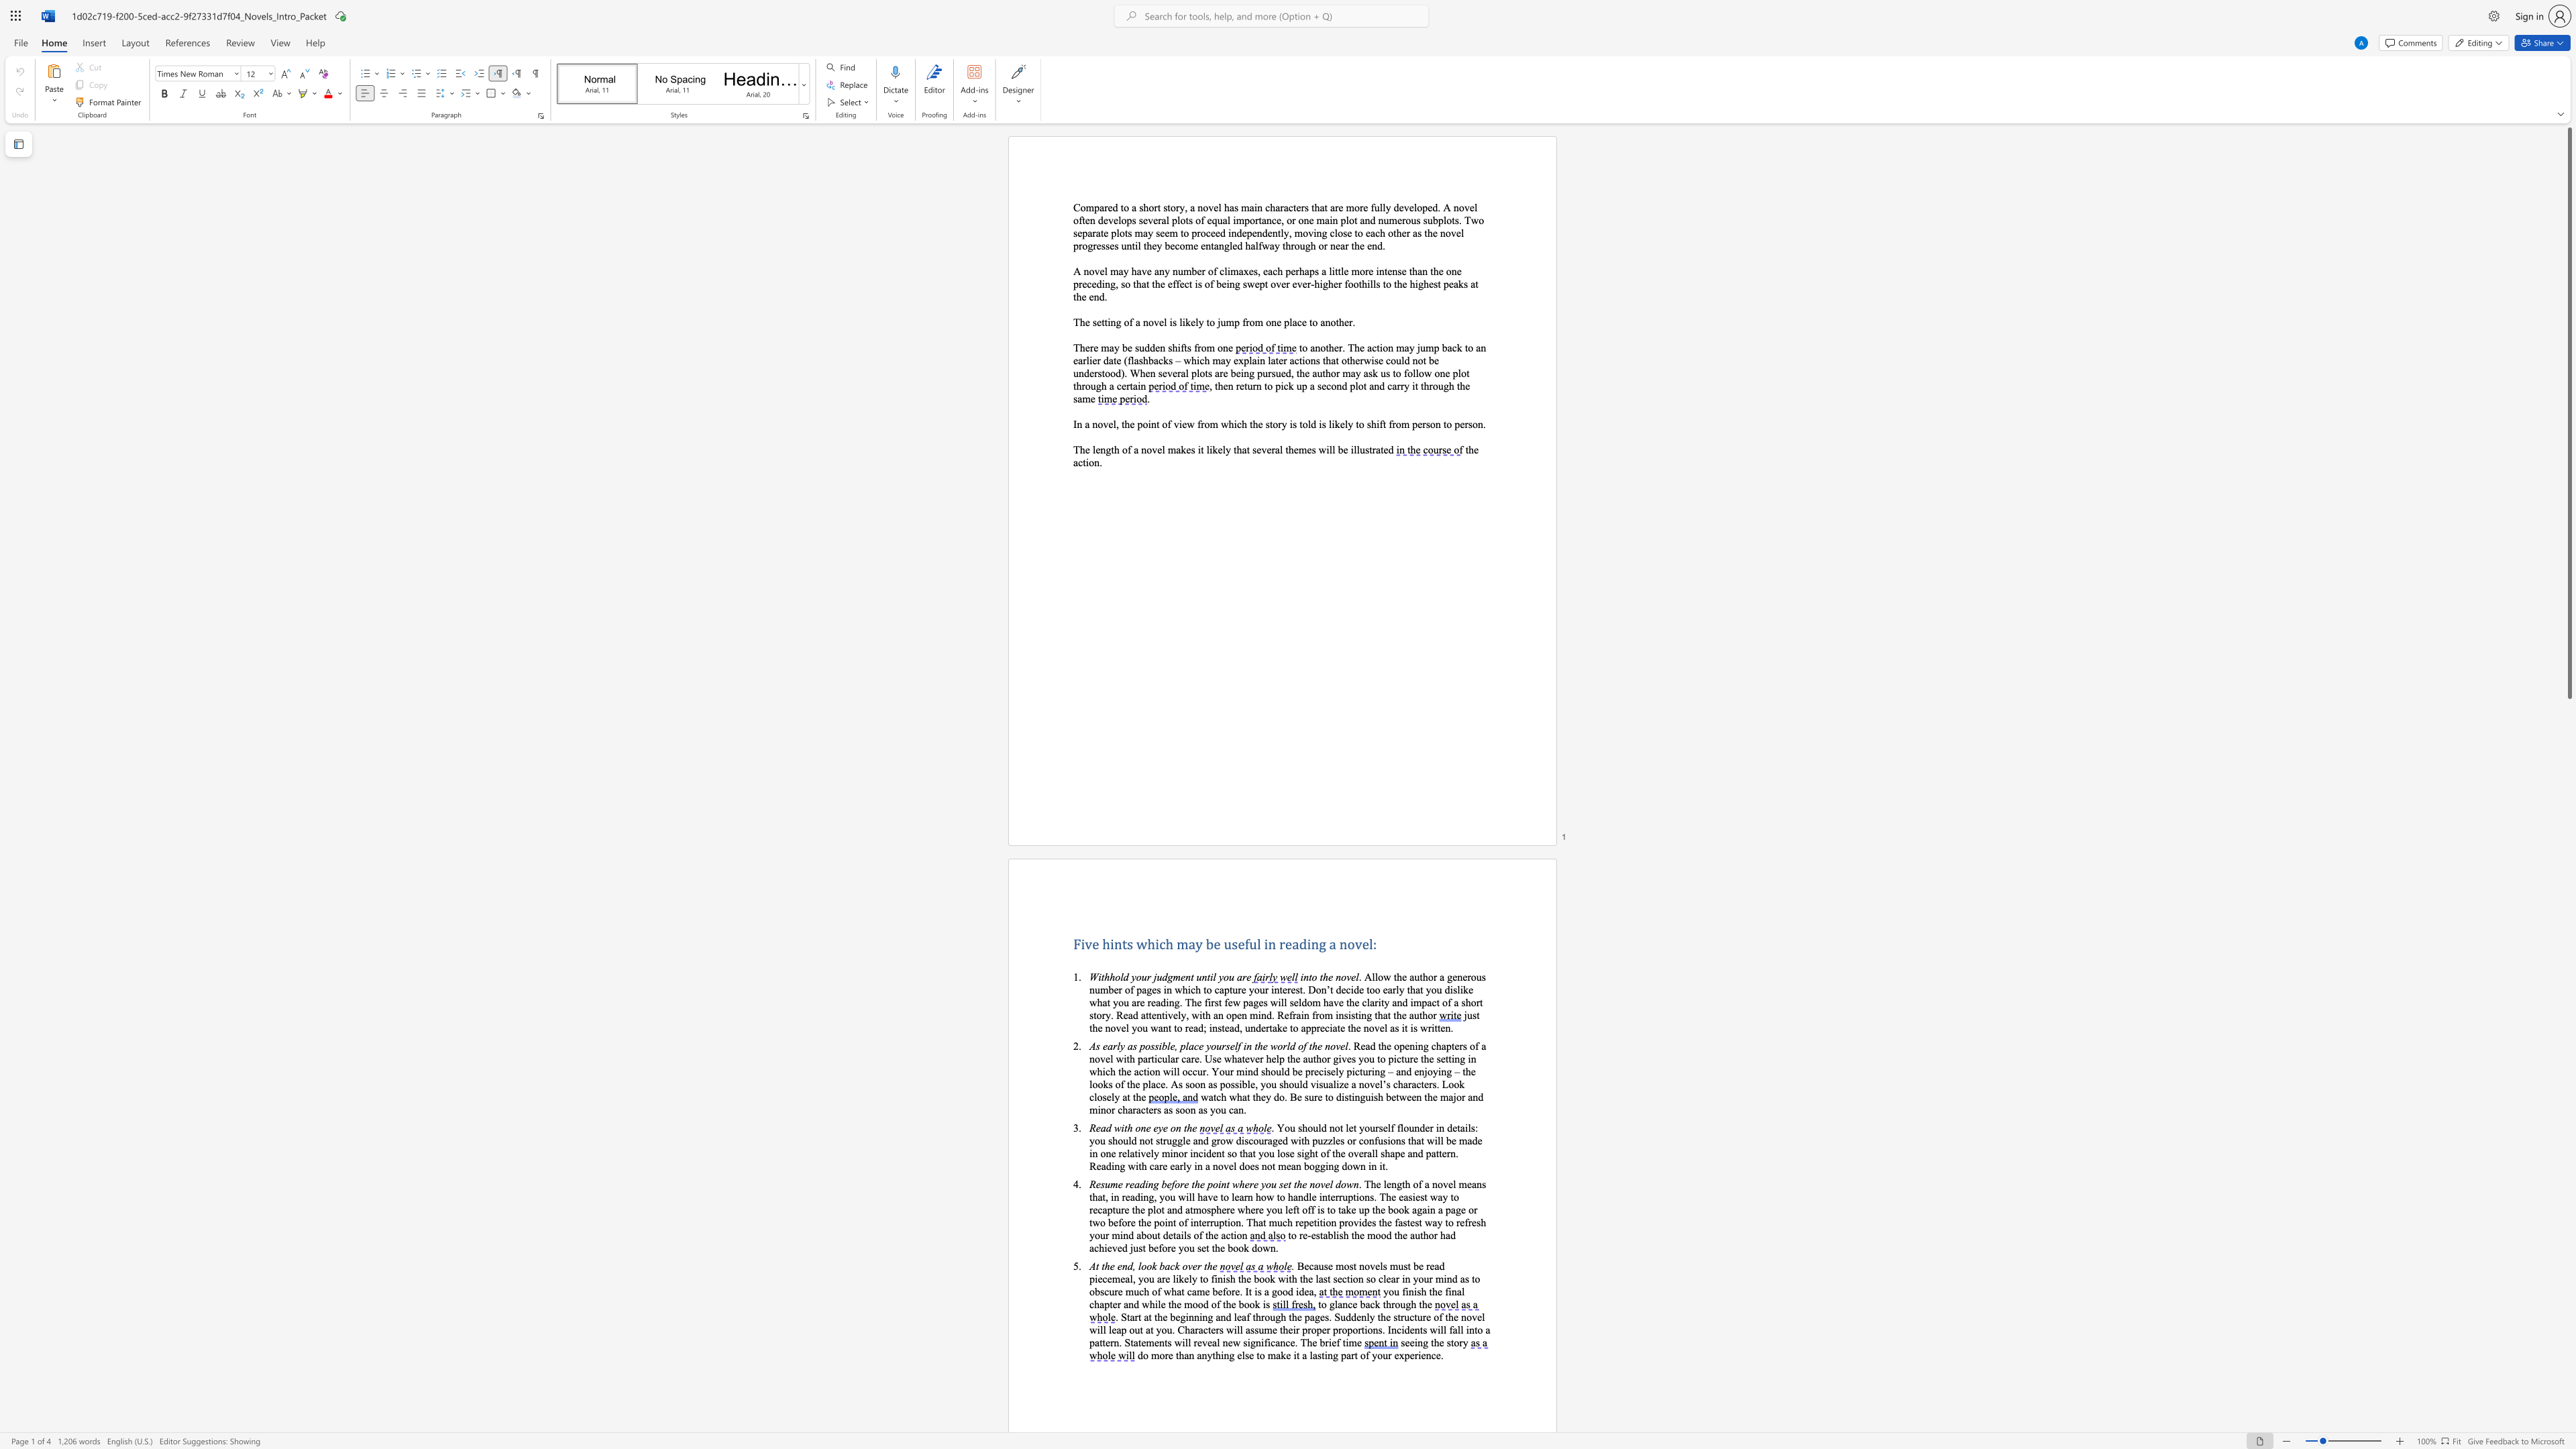  What do you see at coordinates (1424, 977) in the screenshot?
I see `the 2th character "h" in the text` at bounding box center [1424, 977].